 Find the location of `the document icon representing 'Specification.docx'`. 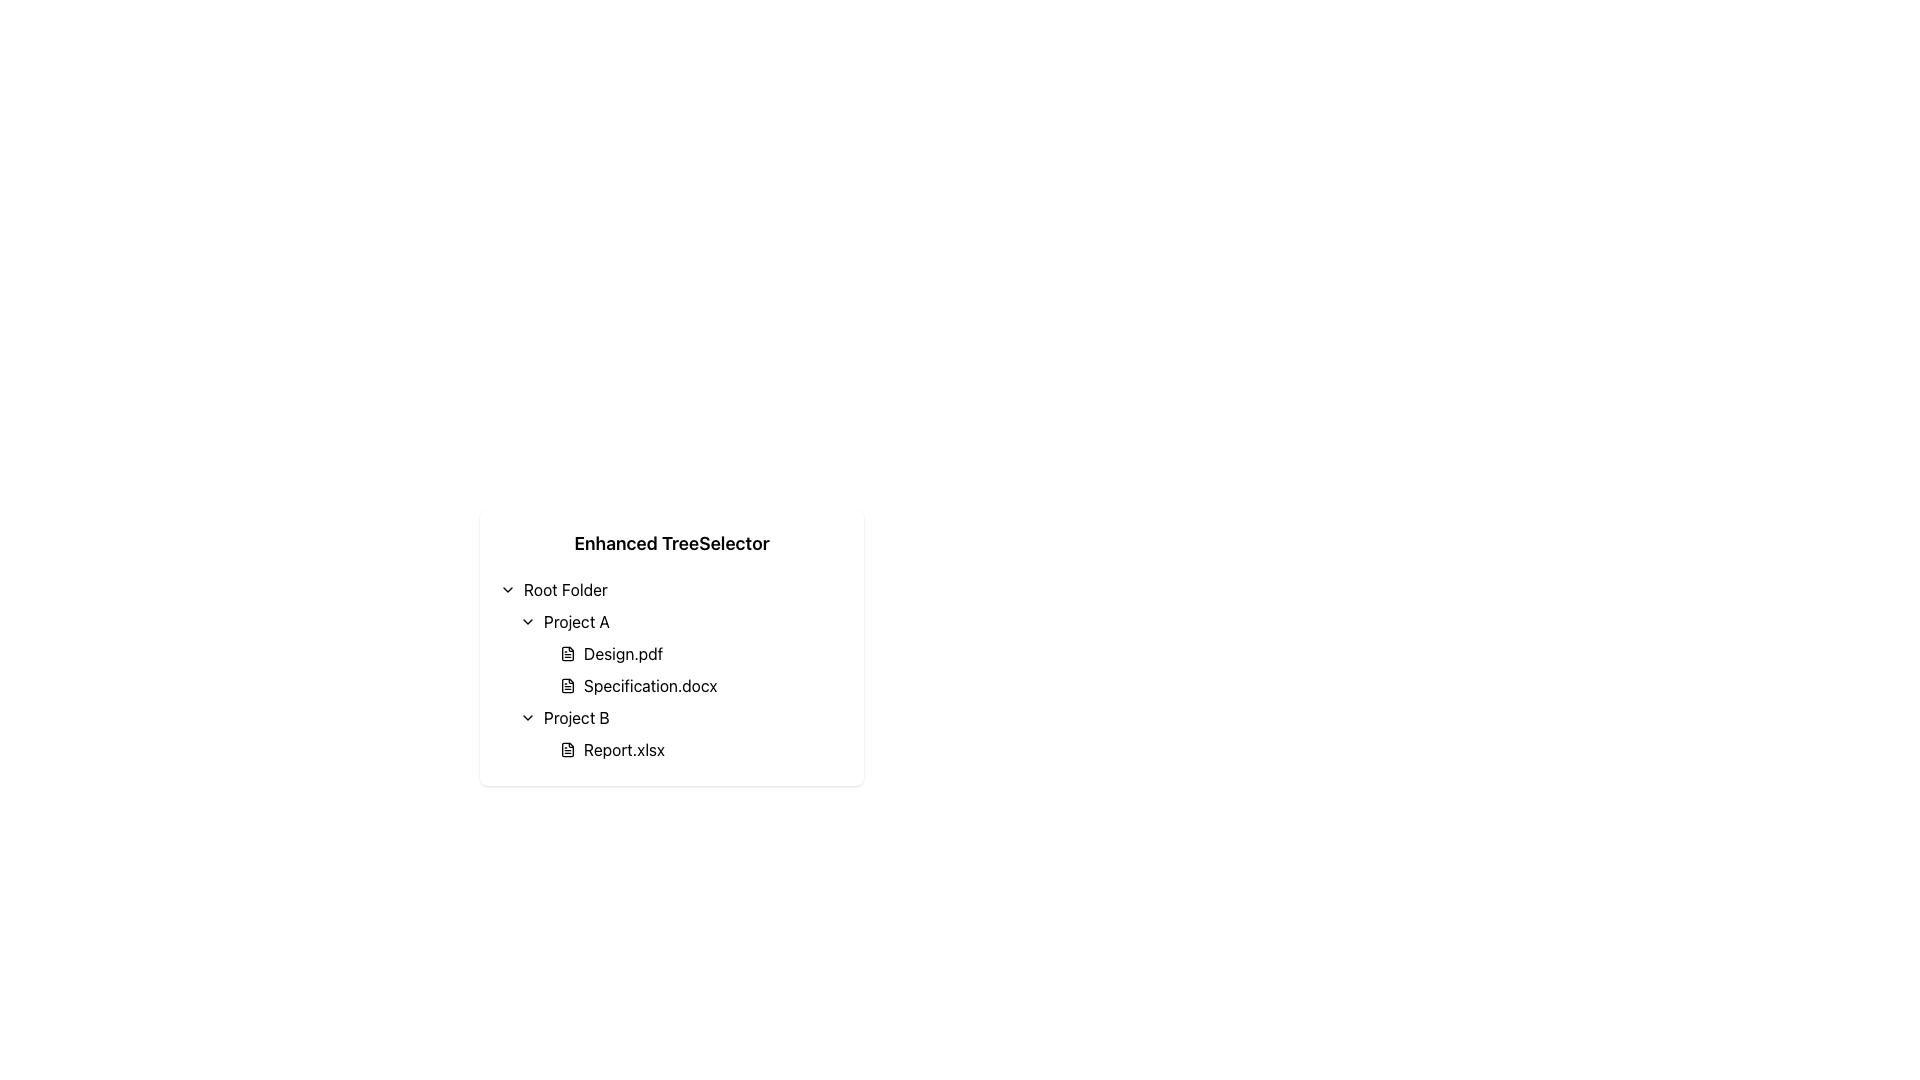

the document icon representing 'Specification.docx' is located at coordinates (566, 685).